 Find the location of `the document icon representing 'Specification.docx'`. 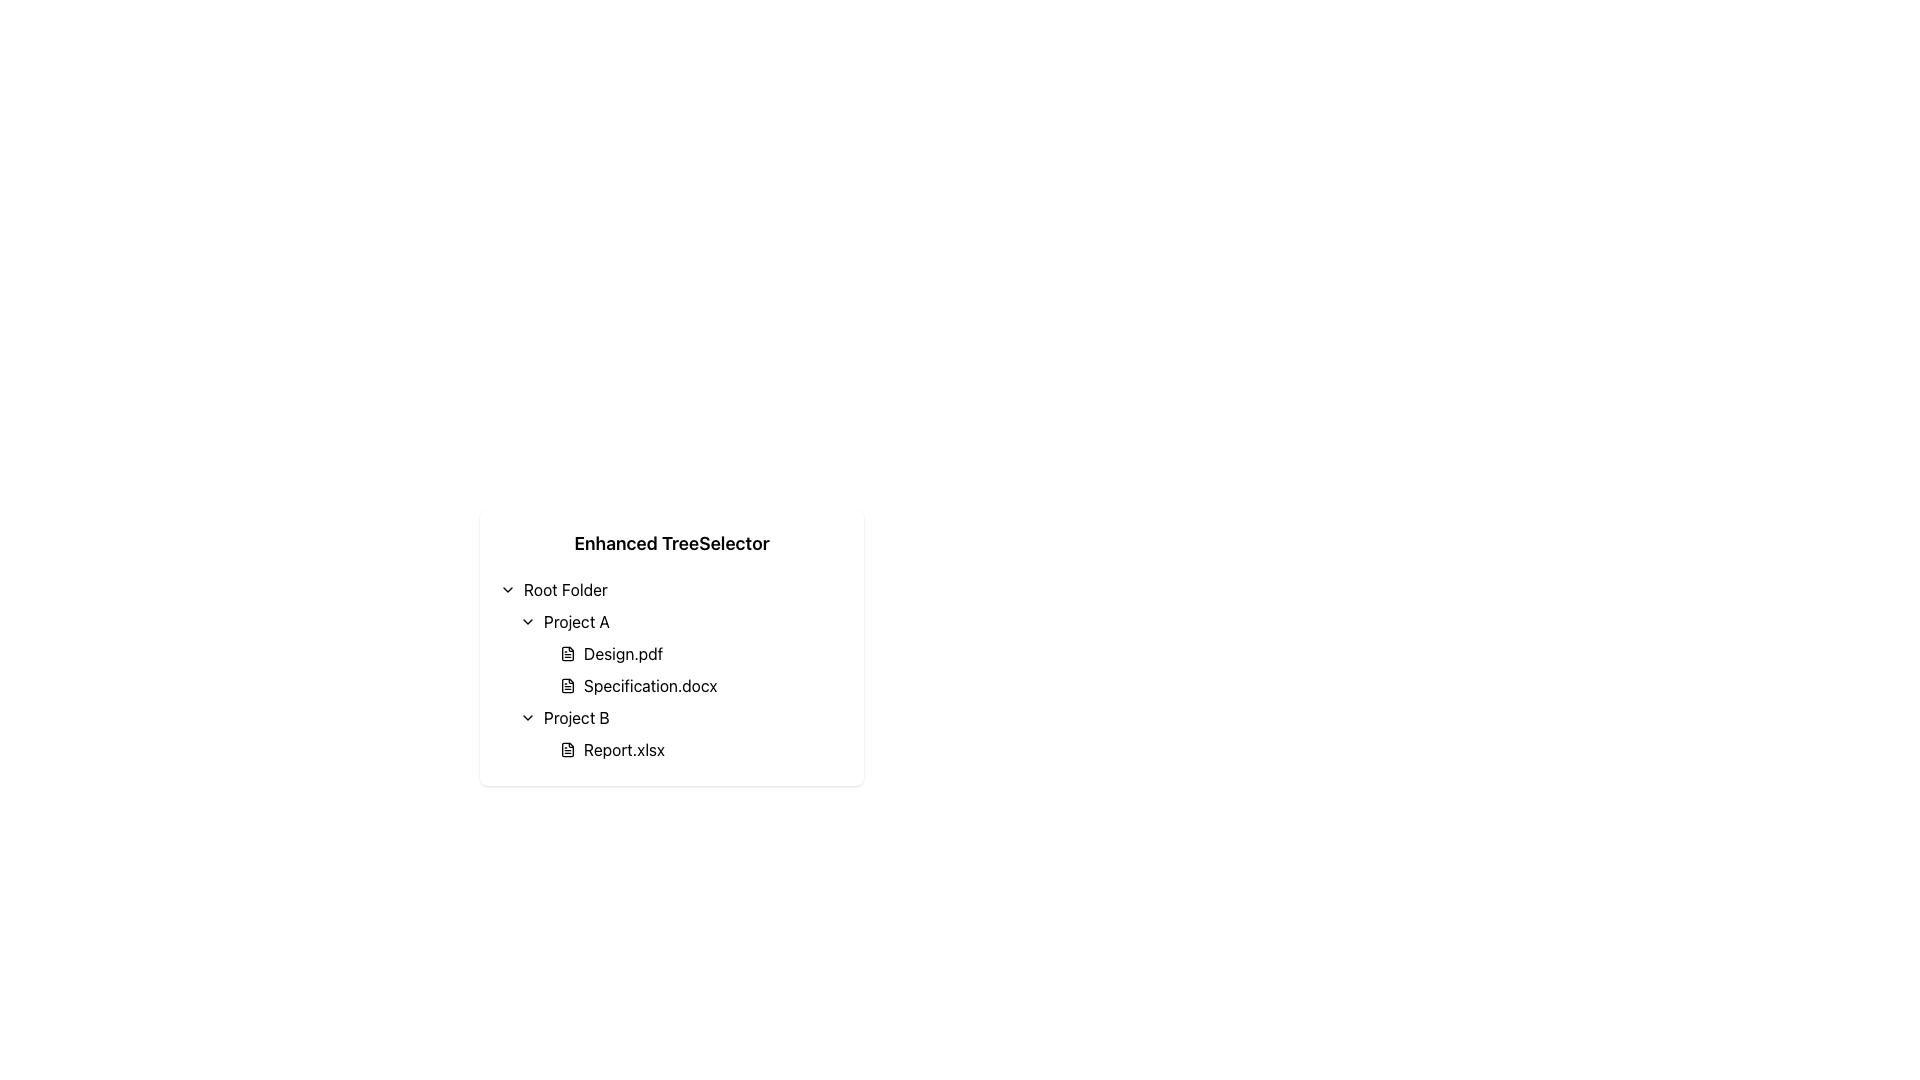

the document icon representing 'Specification.docx' is located at coordinates (566, 685).